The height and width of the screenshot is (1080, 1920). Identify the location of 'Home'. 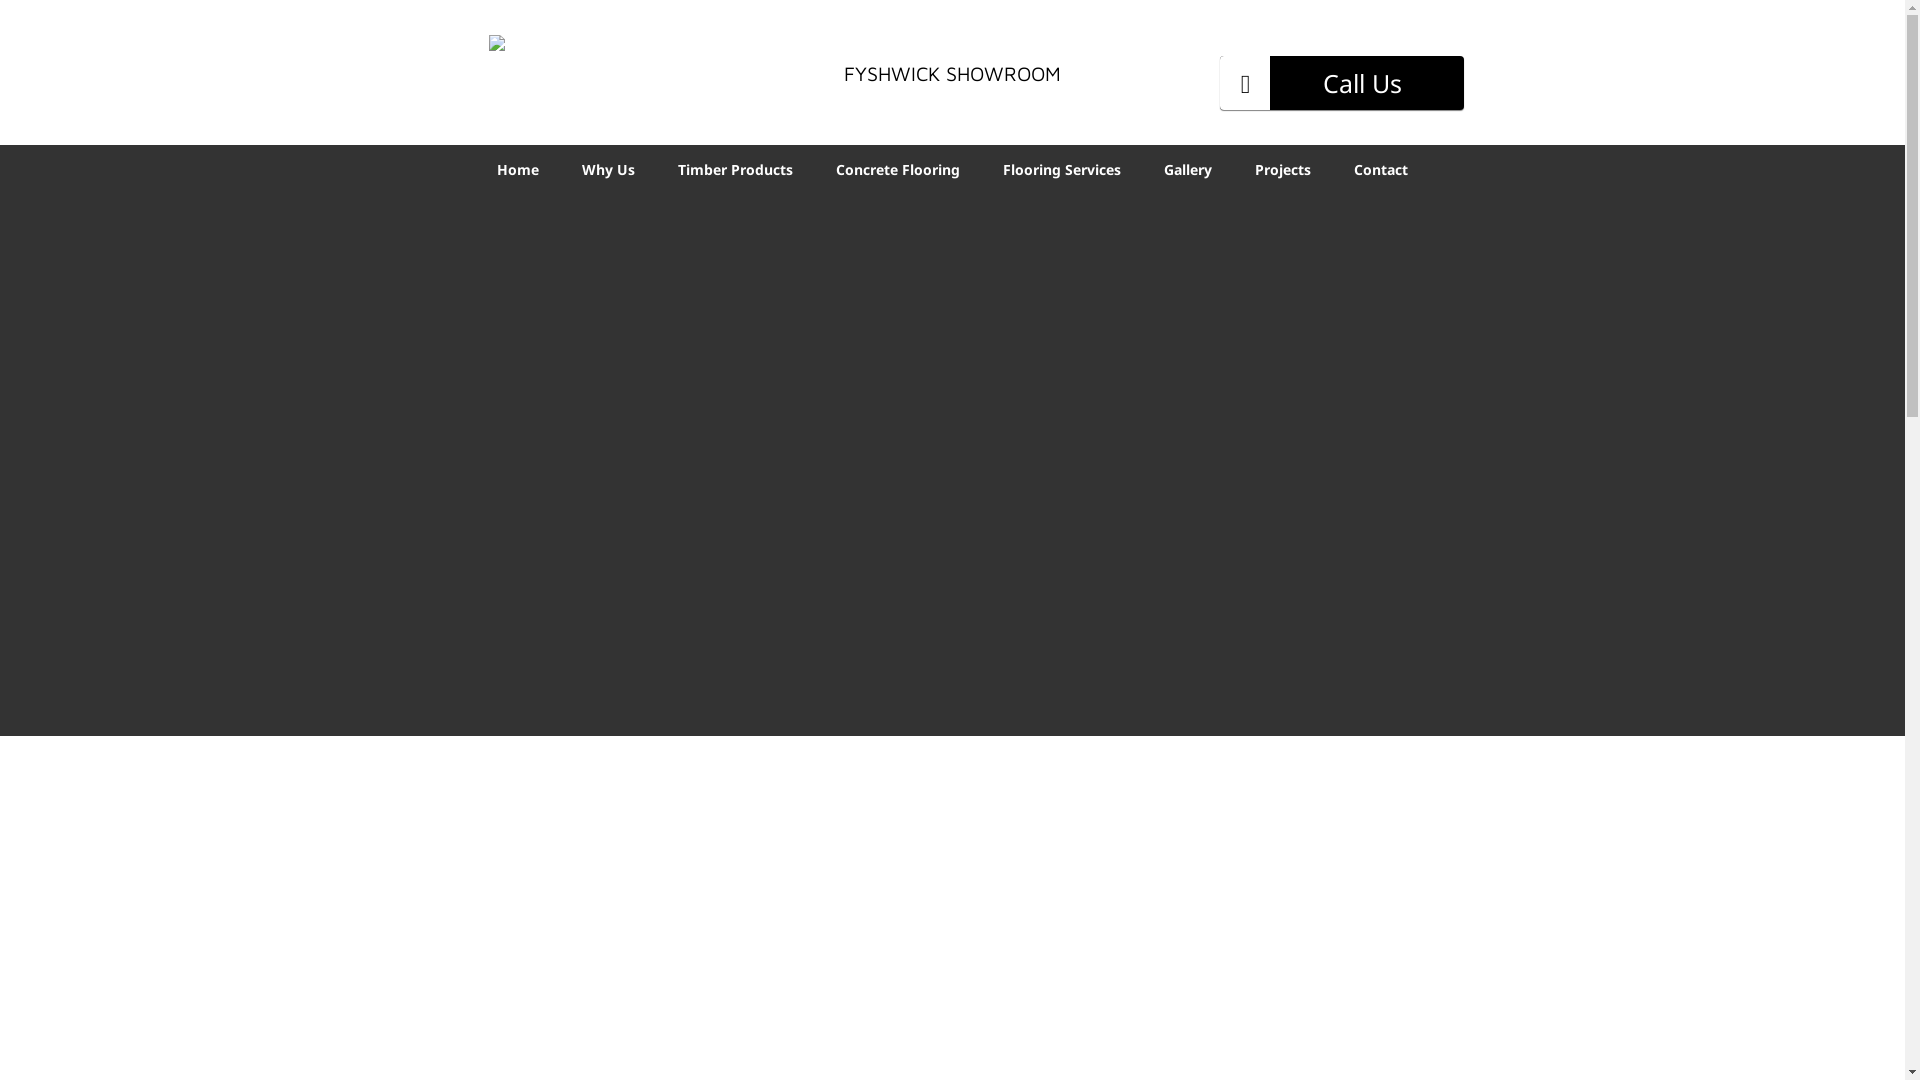
(518, 167).